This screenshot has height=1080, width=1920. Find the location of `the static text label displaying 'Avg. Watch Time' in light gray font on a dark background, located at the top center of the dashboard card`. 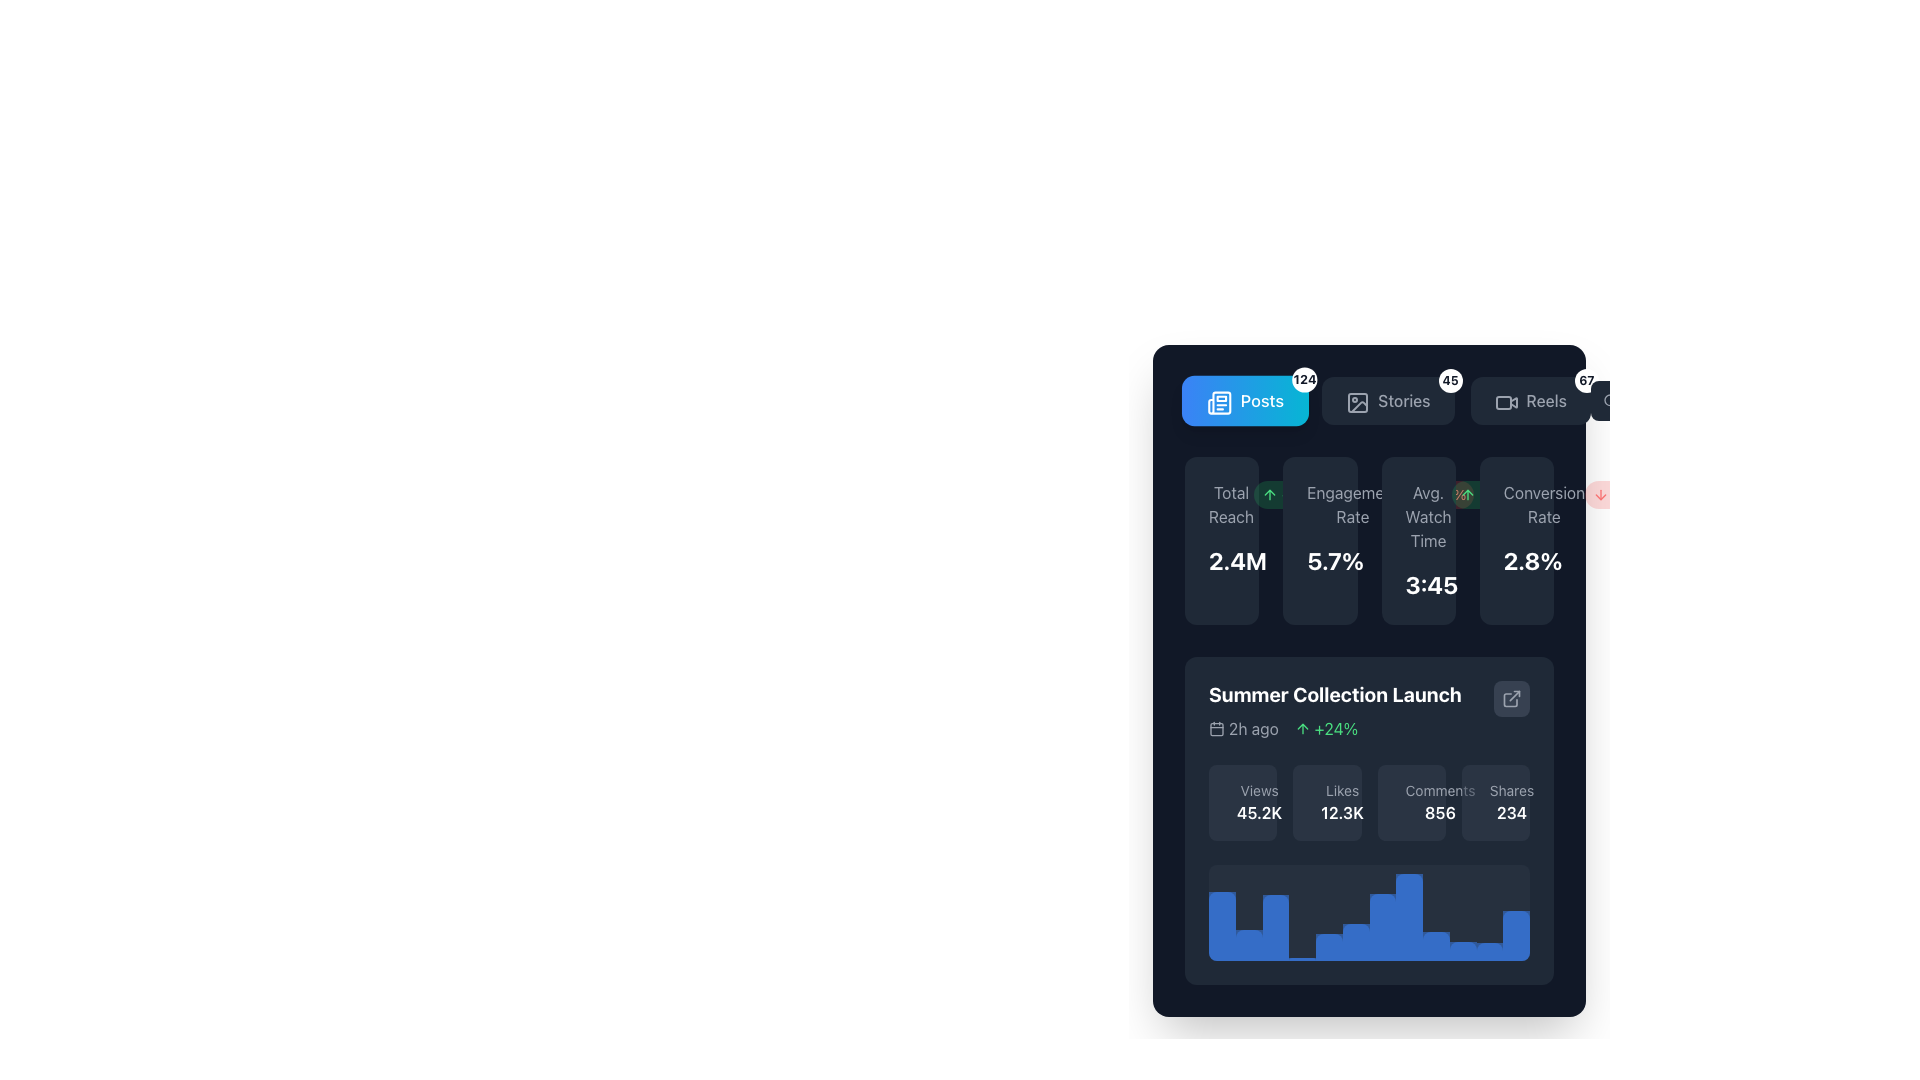

the static text label displaying 'Avg. Watch Time' in light gray font on a dark background, located at the top center of the dashboard card is located at coordinates (1427, 515).